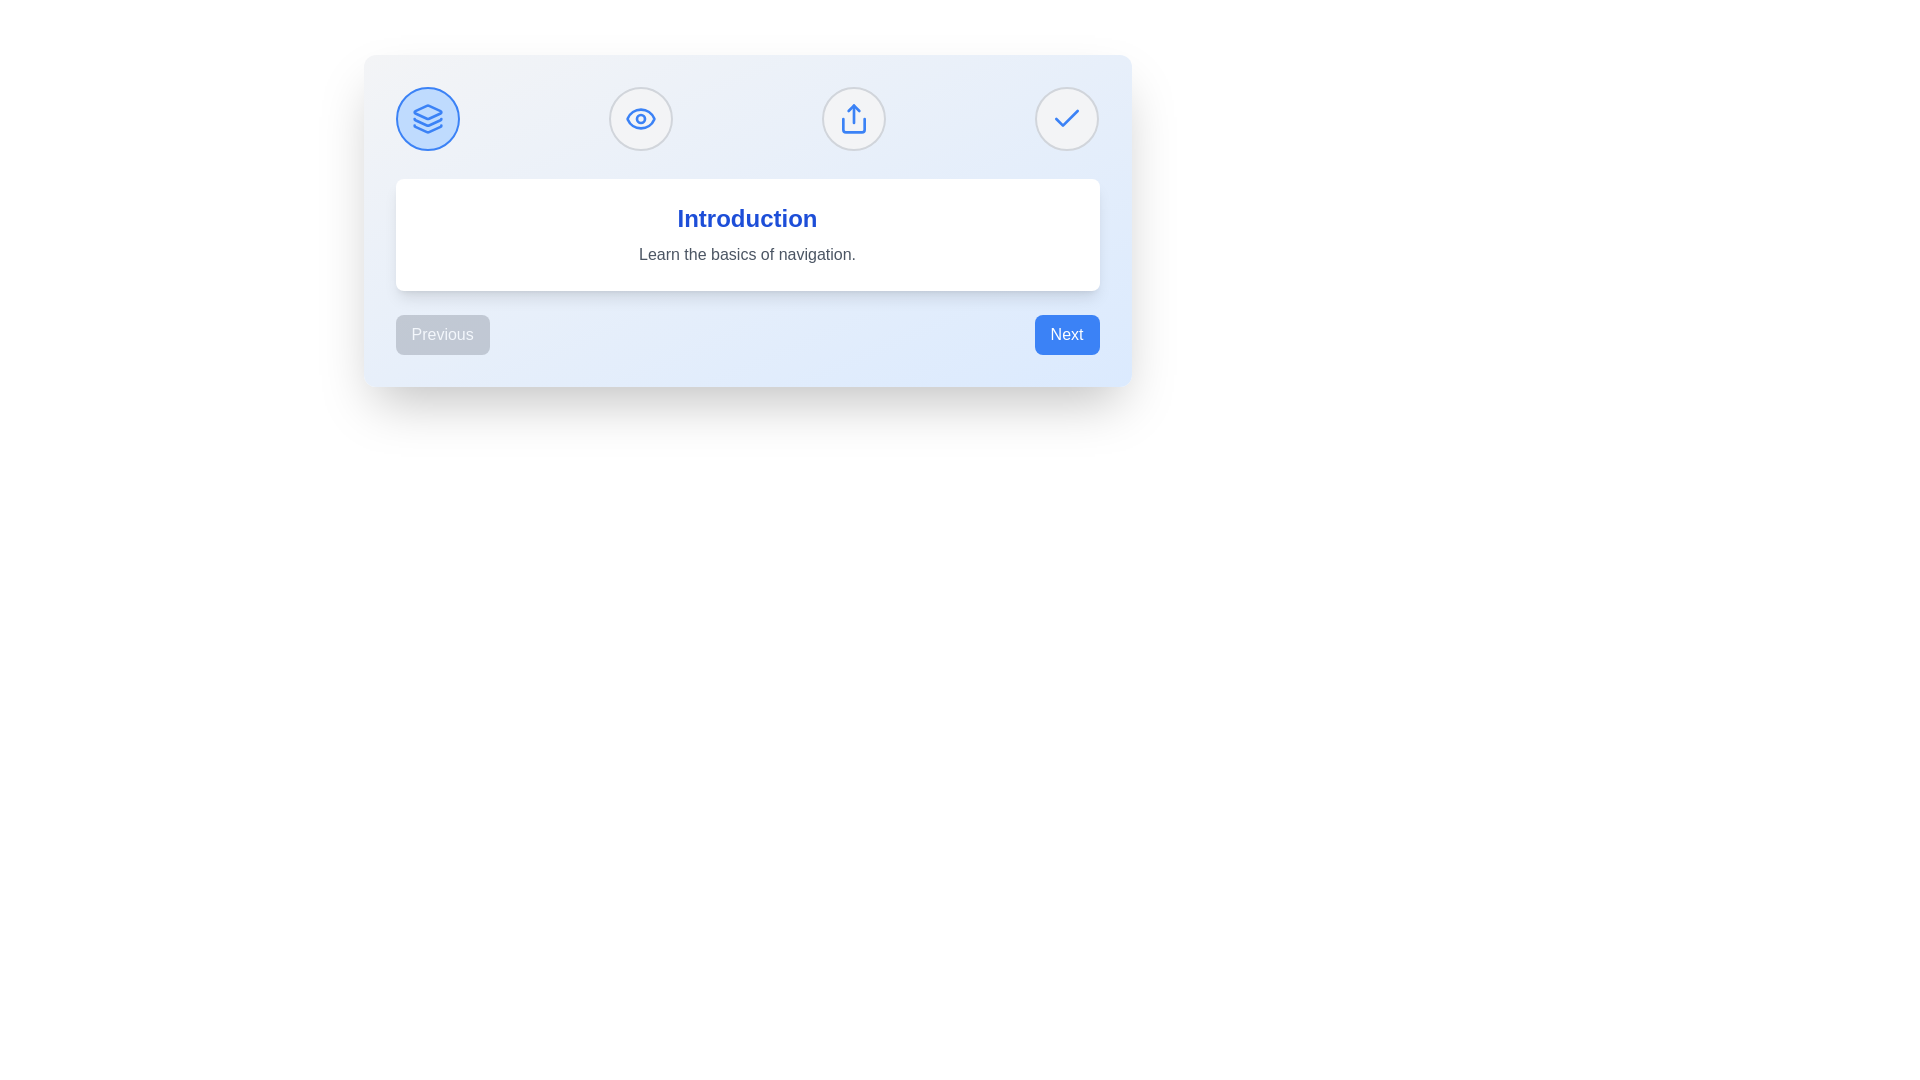 The image size is (1920, 1080). Describe the element at coordinates (441, 334) in the screenshot. I see `the 'Previous' button to navigate to the previous step` at that location.